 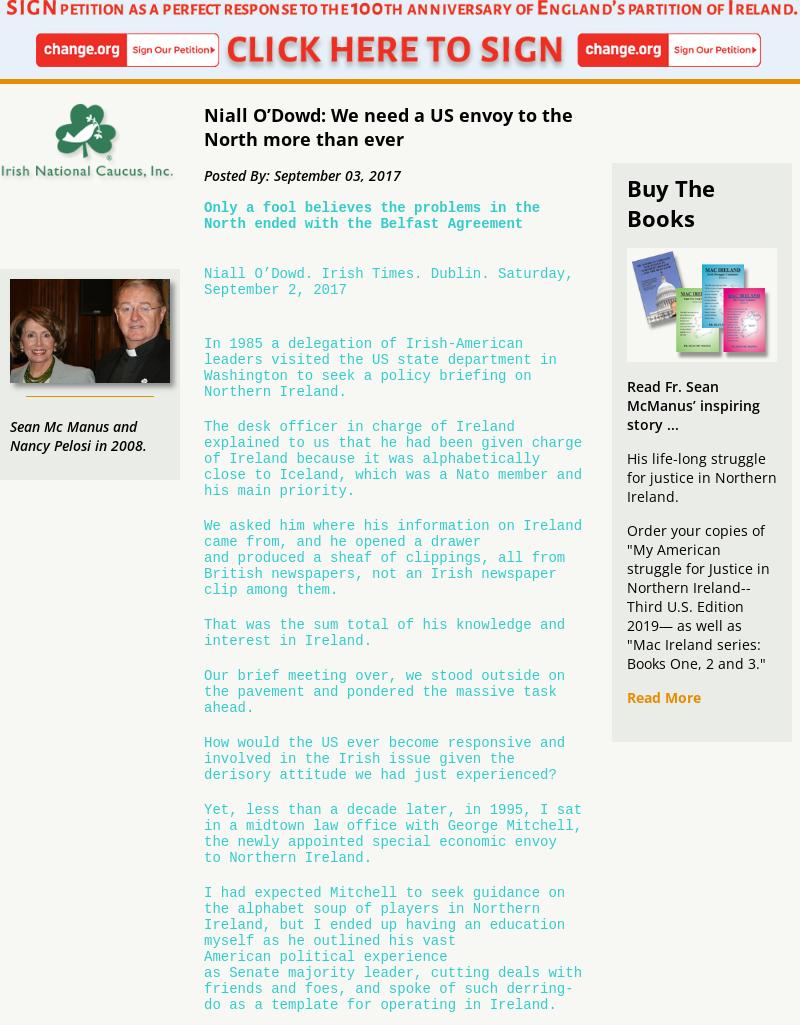 What do you see at coordinates (301, 173) in the screenshot?
I see `'Posted By: September 03, 2017'` at bounding box center [301, 173].